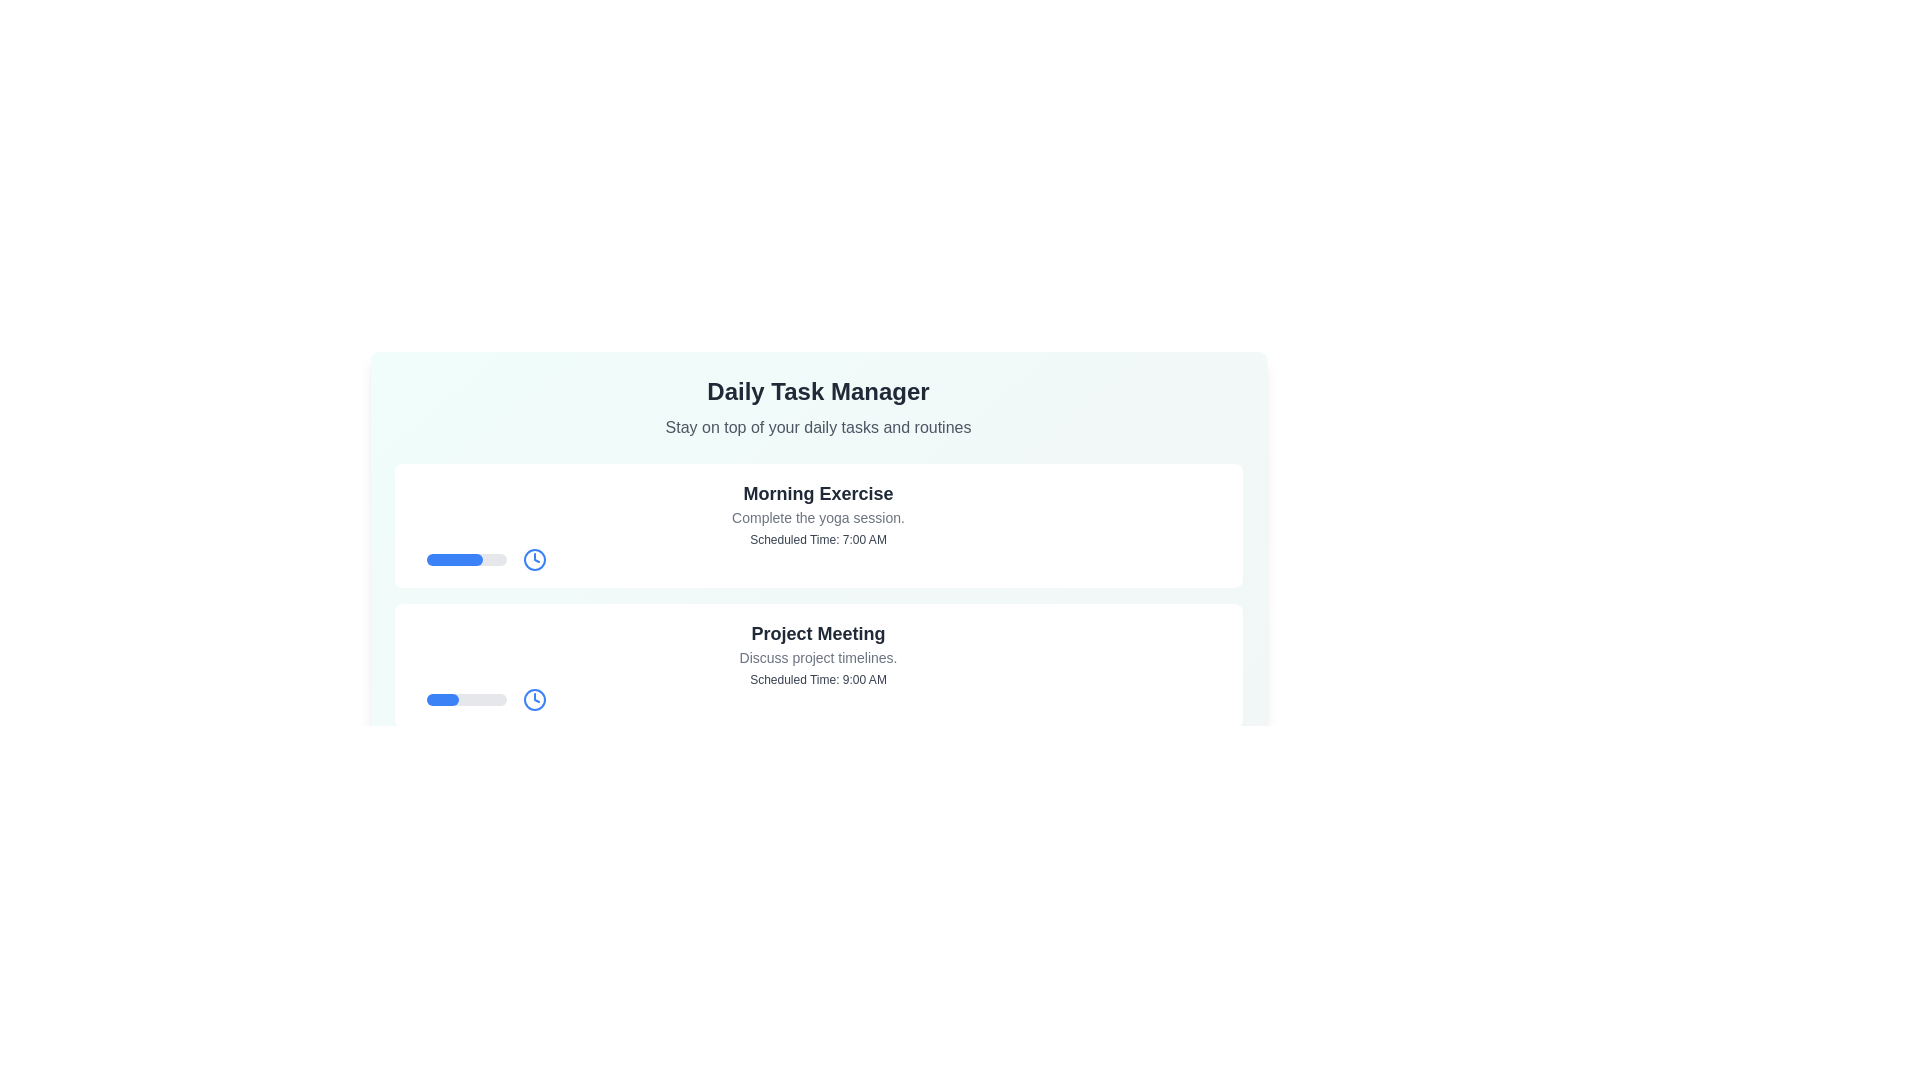  What do you see at coordinates (818, 512) in the screenshot?
I see `the text block titled 'Morning Exercise', which contains instructions to complete the yoga session and specifies the scheduled time` at bounding box center [818, 512].